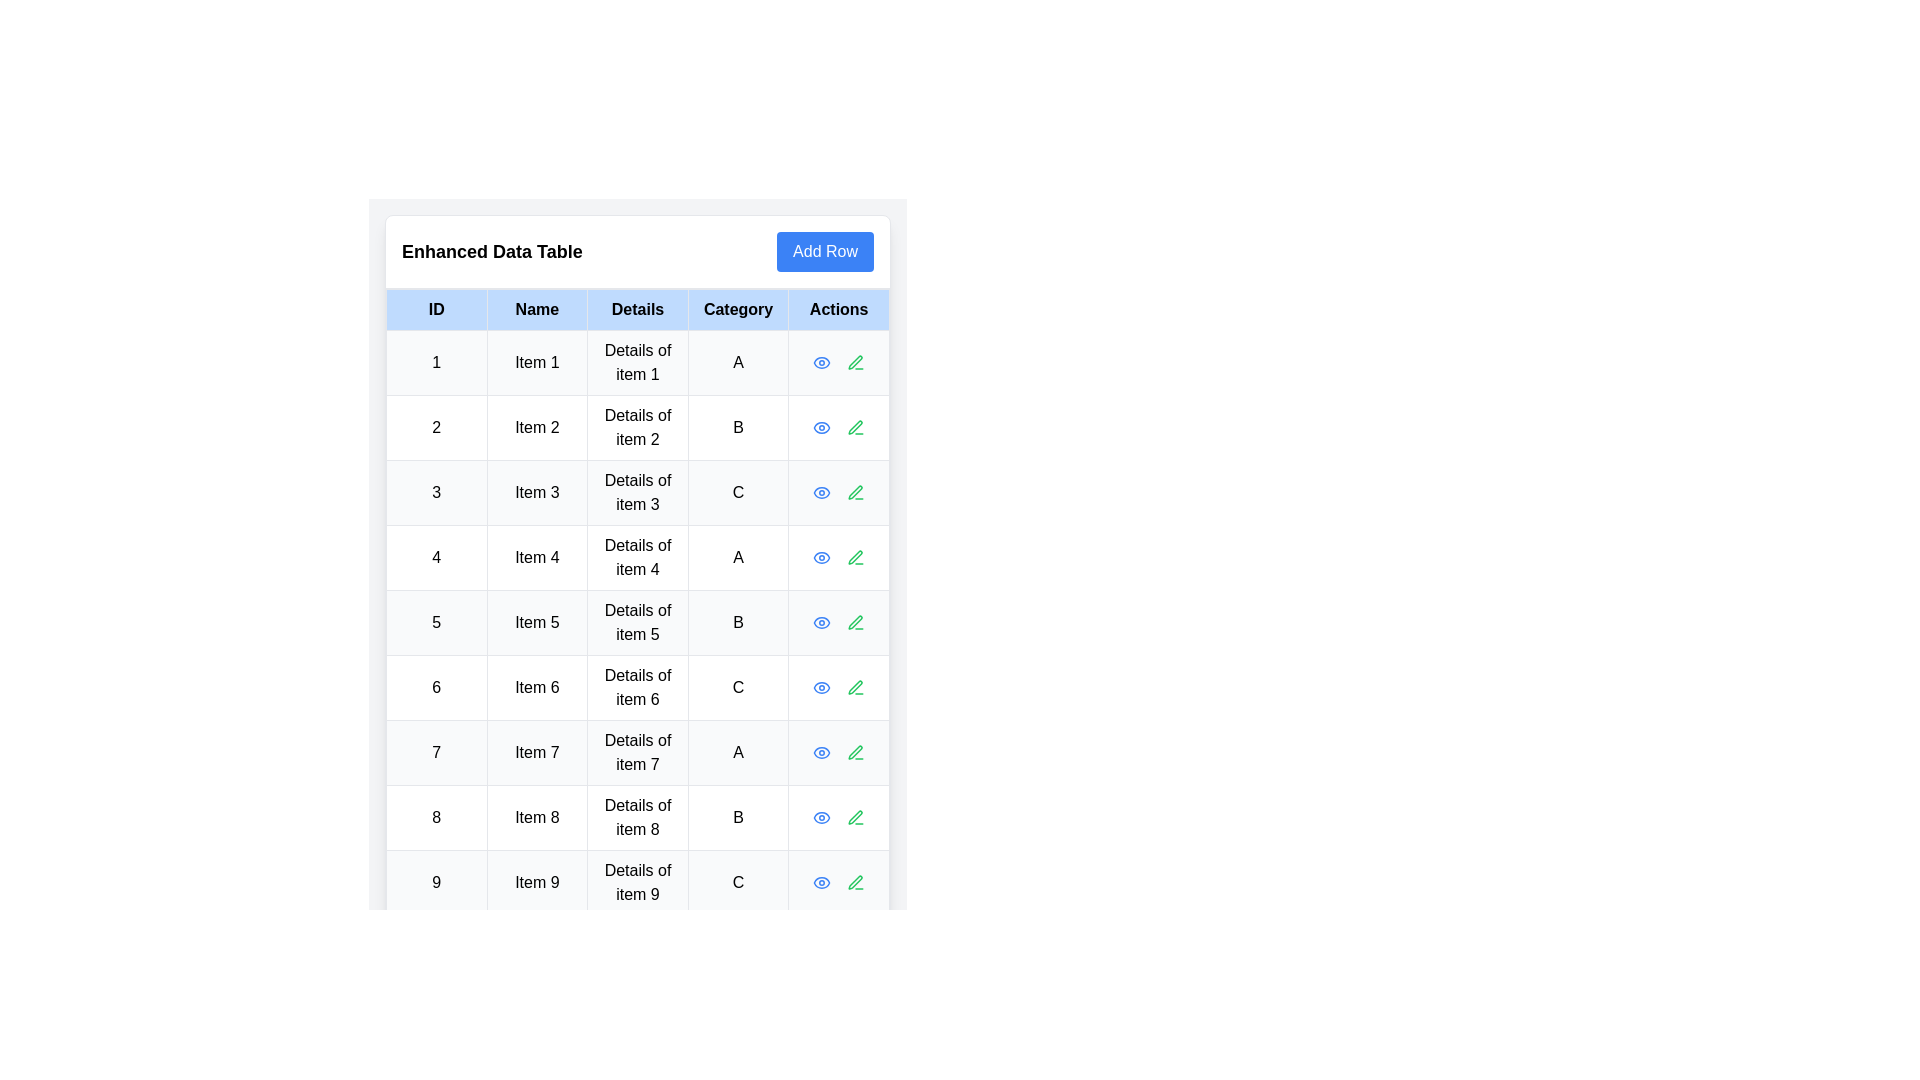 This screenshot has width=1920, height=1080. I want to click on the table cell displaying the number '8' to focus on it, so click(435, 817).